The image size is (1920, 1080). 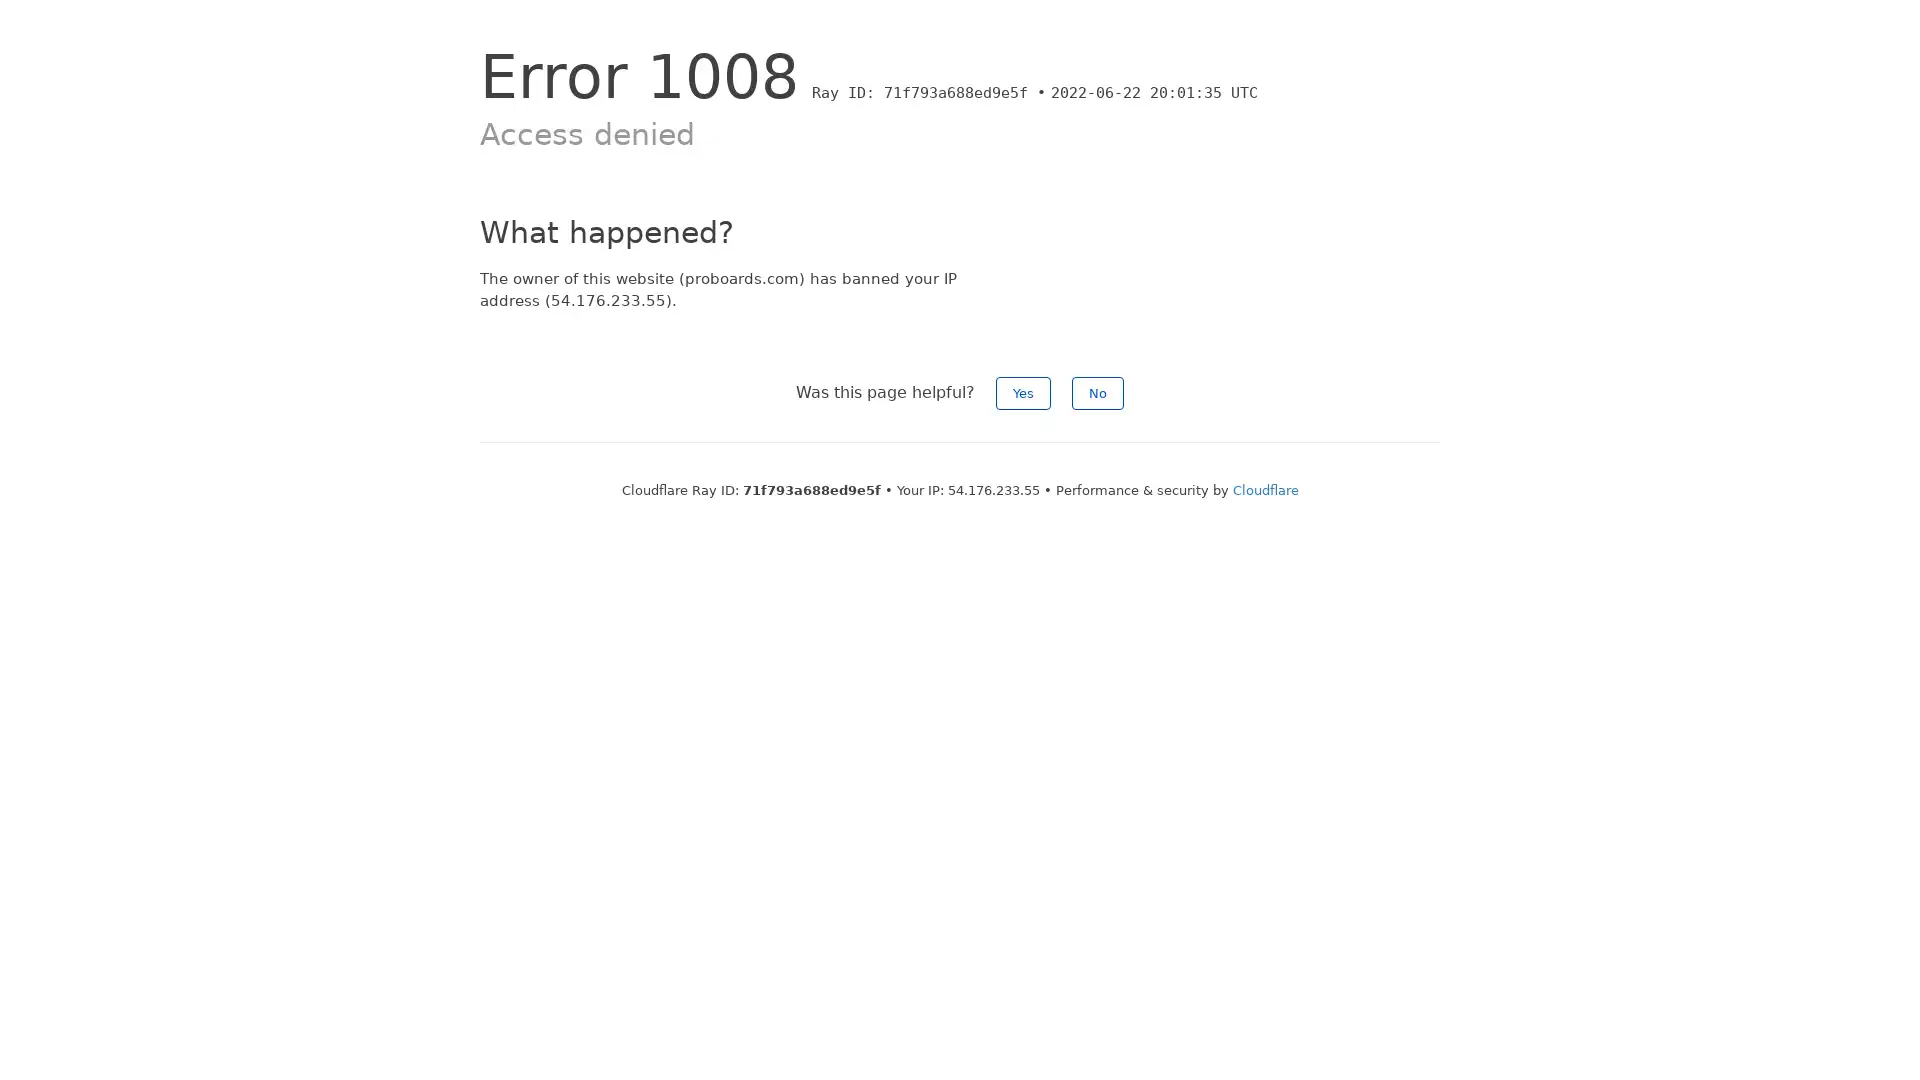 What do you see at coordinates (1023, 392) in the screenshot?
I see `Yes` at bounding box center [1023, 392].